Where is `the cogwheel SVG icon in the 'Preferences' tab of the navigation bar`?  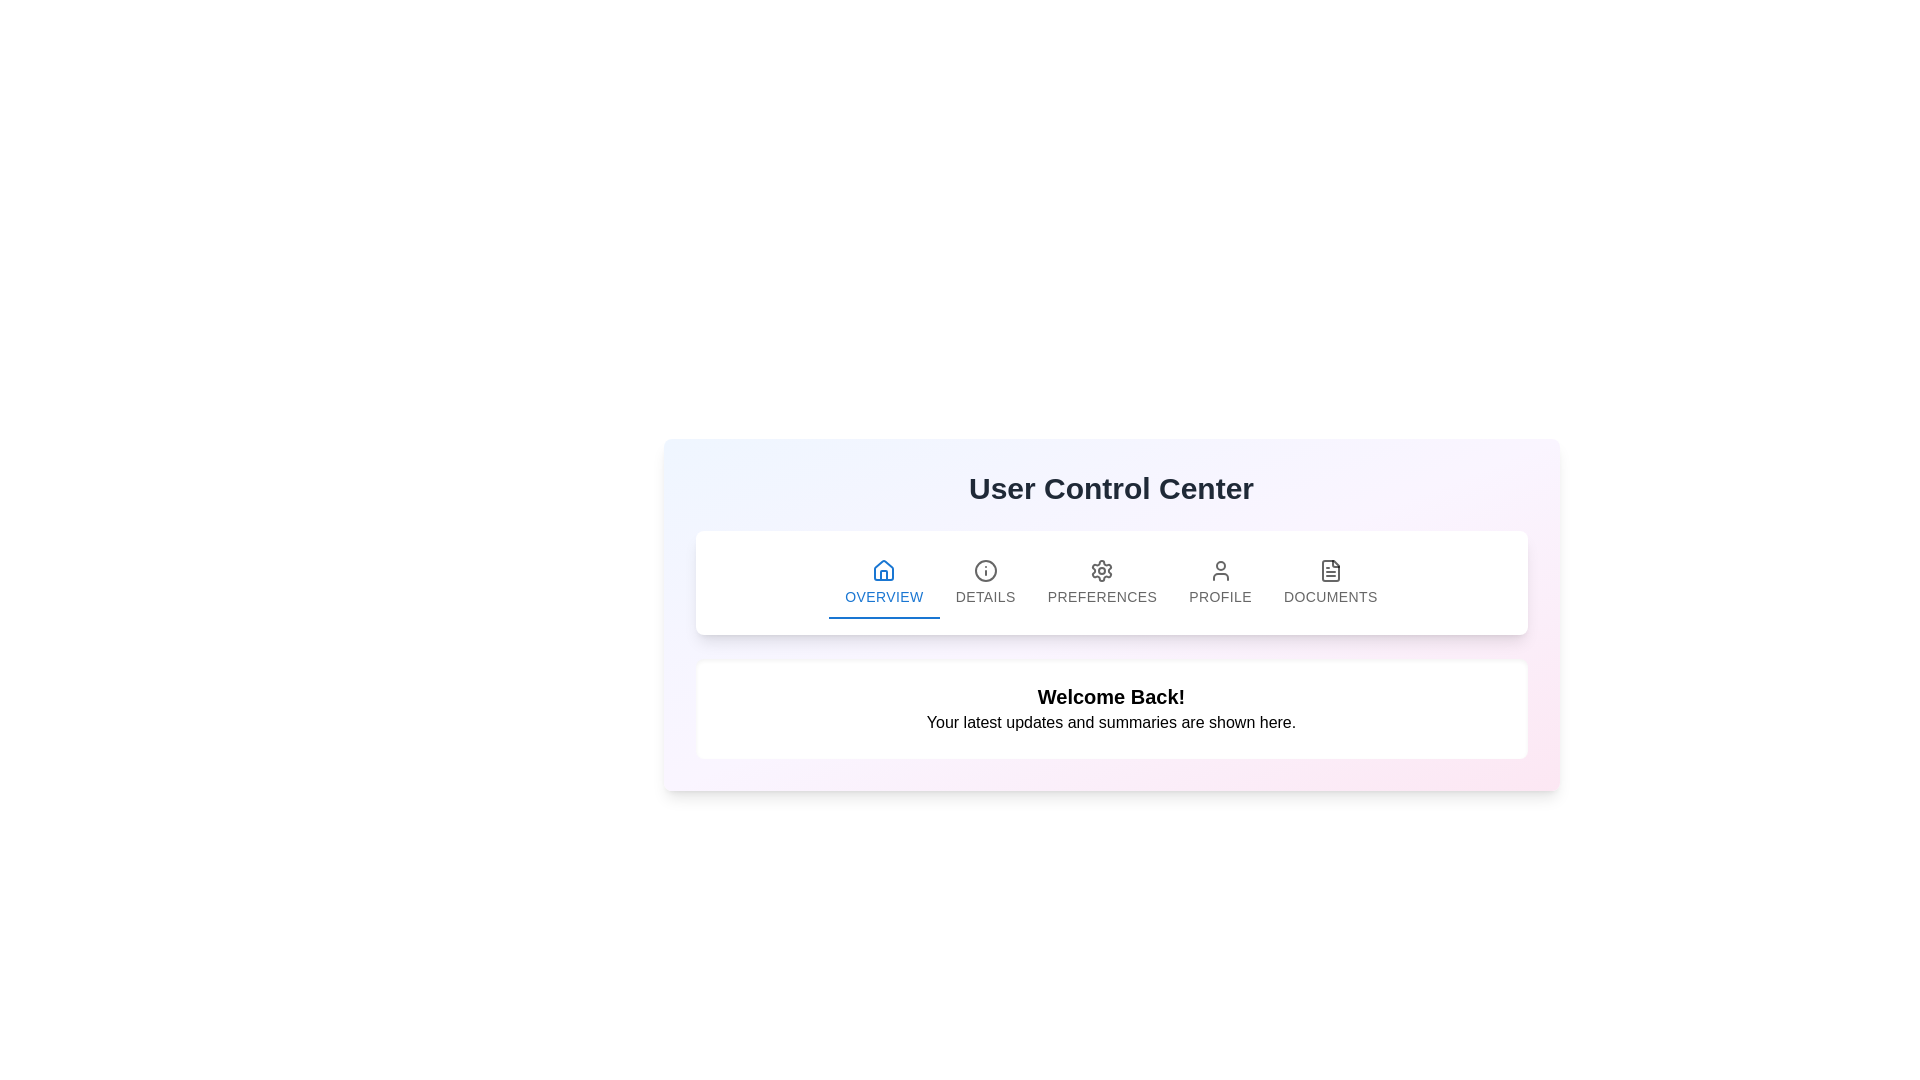 the cogwheel SVG icon in the 'Preferences' tab of the navigation bar is located at coordinates (1101, 571).